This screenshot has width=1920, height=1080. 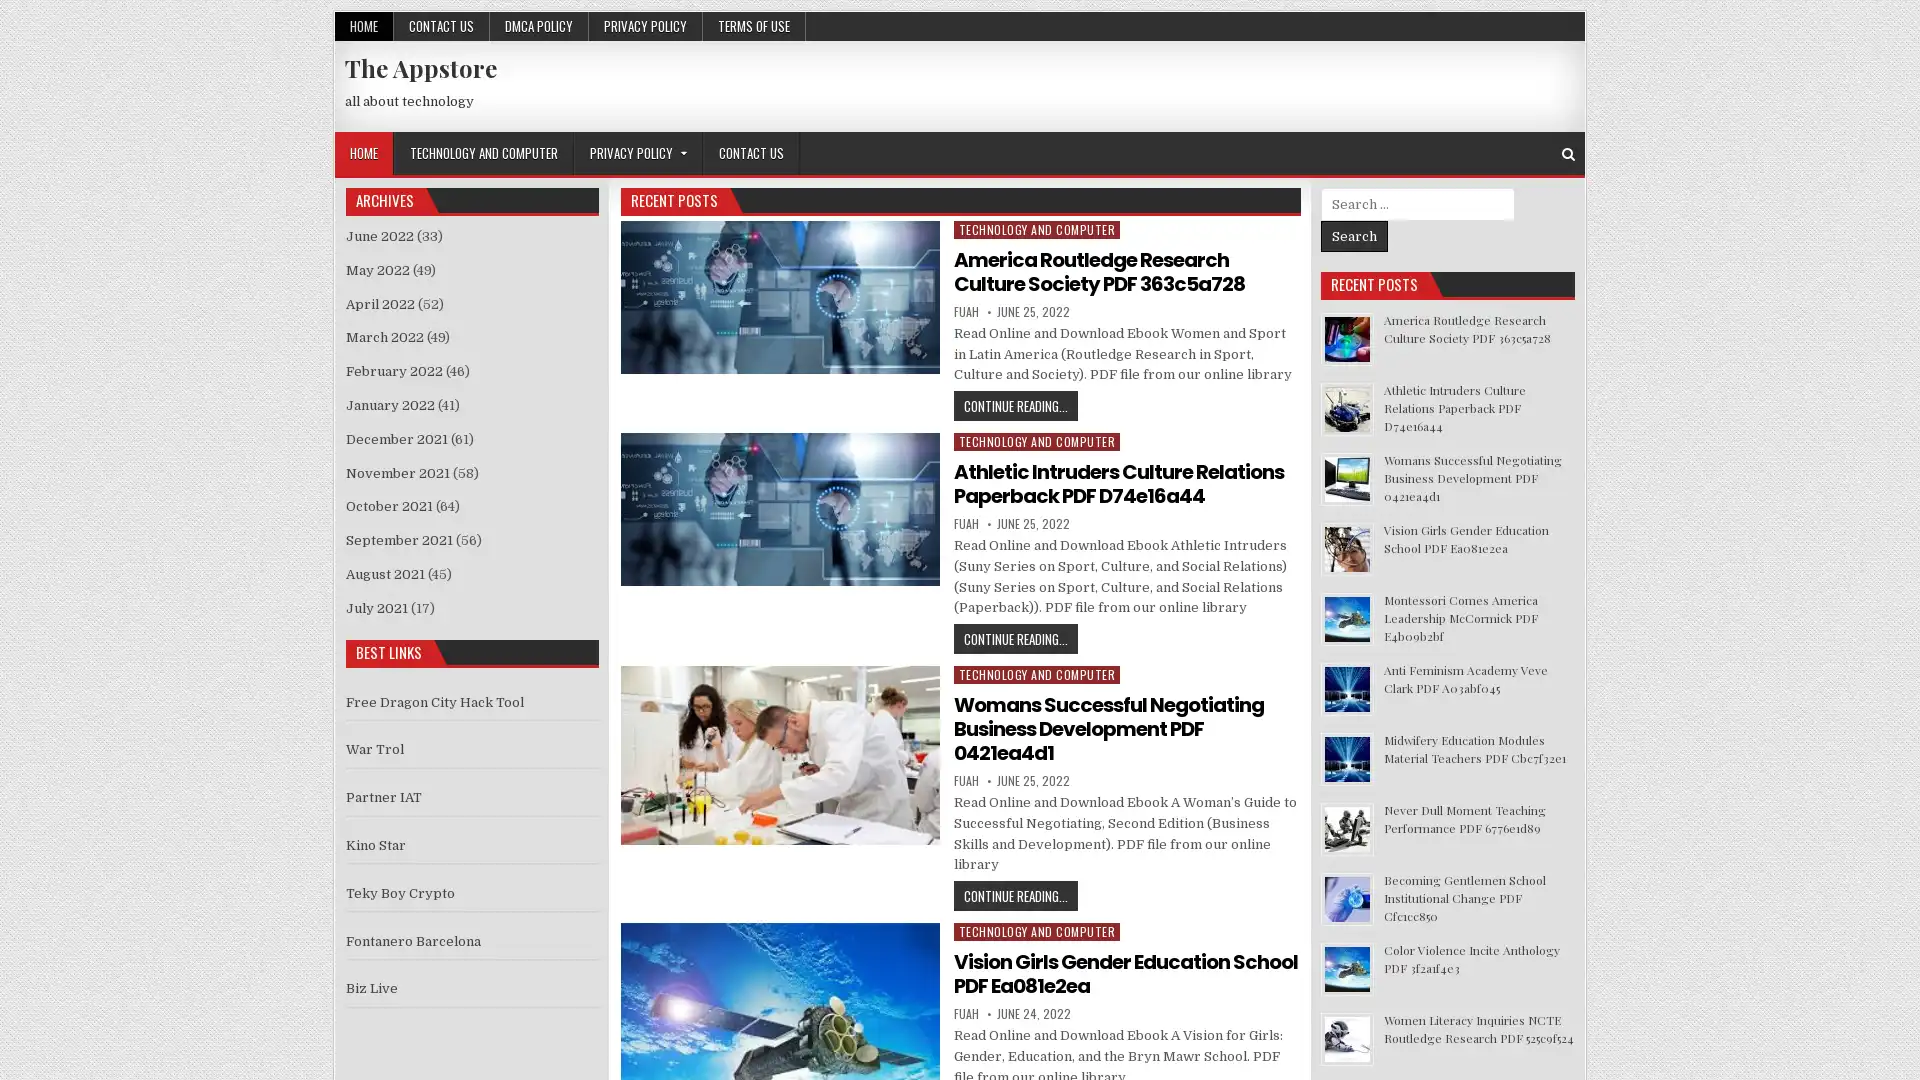 I want to click on Search, so click(x=1354, y=235).